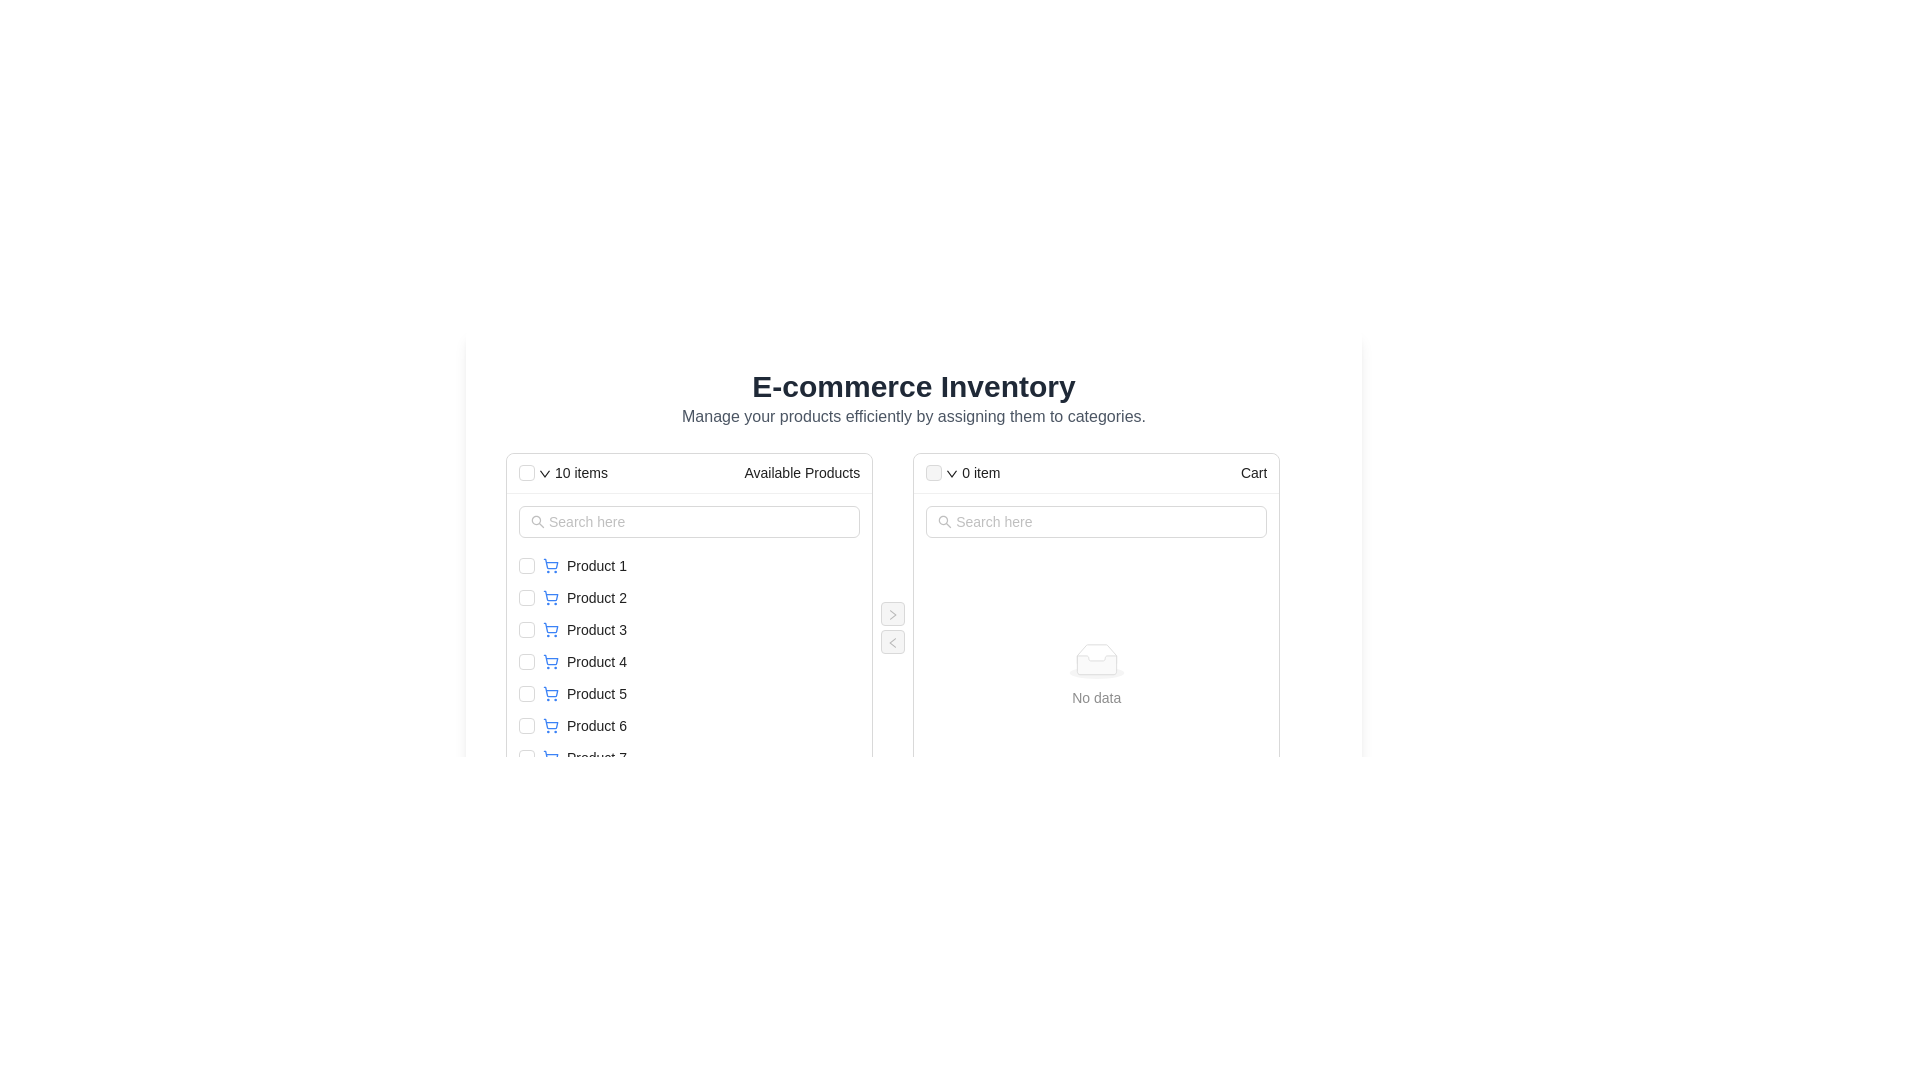  Describe the element at coordinates (689, 520) in the screenshot. I see `the search input field styled with a rounded rectangular border in the 'Available Products' section to focus on it` at that location.